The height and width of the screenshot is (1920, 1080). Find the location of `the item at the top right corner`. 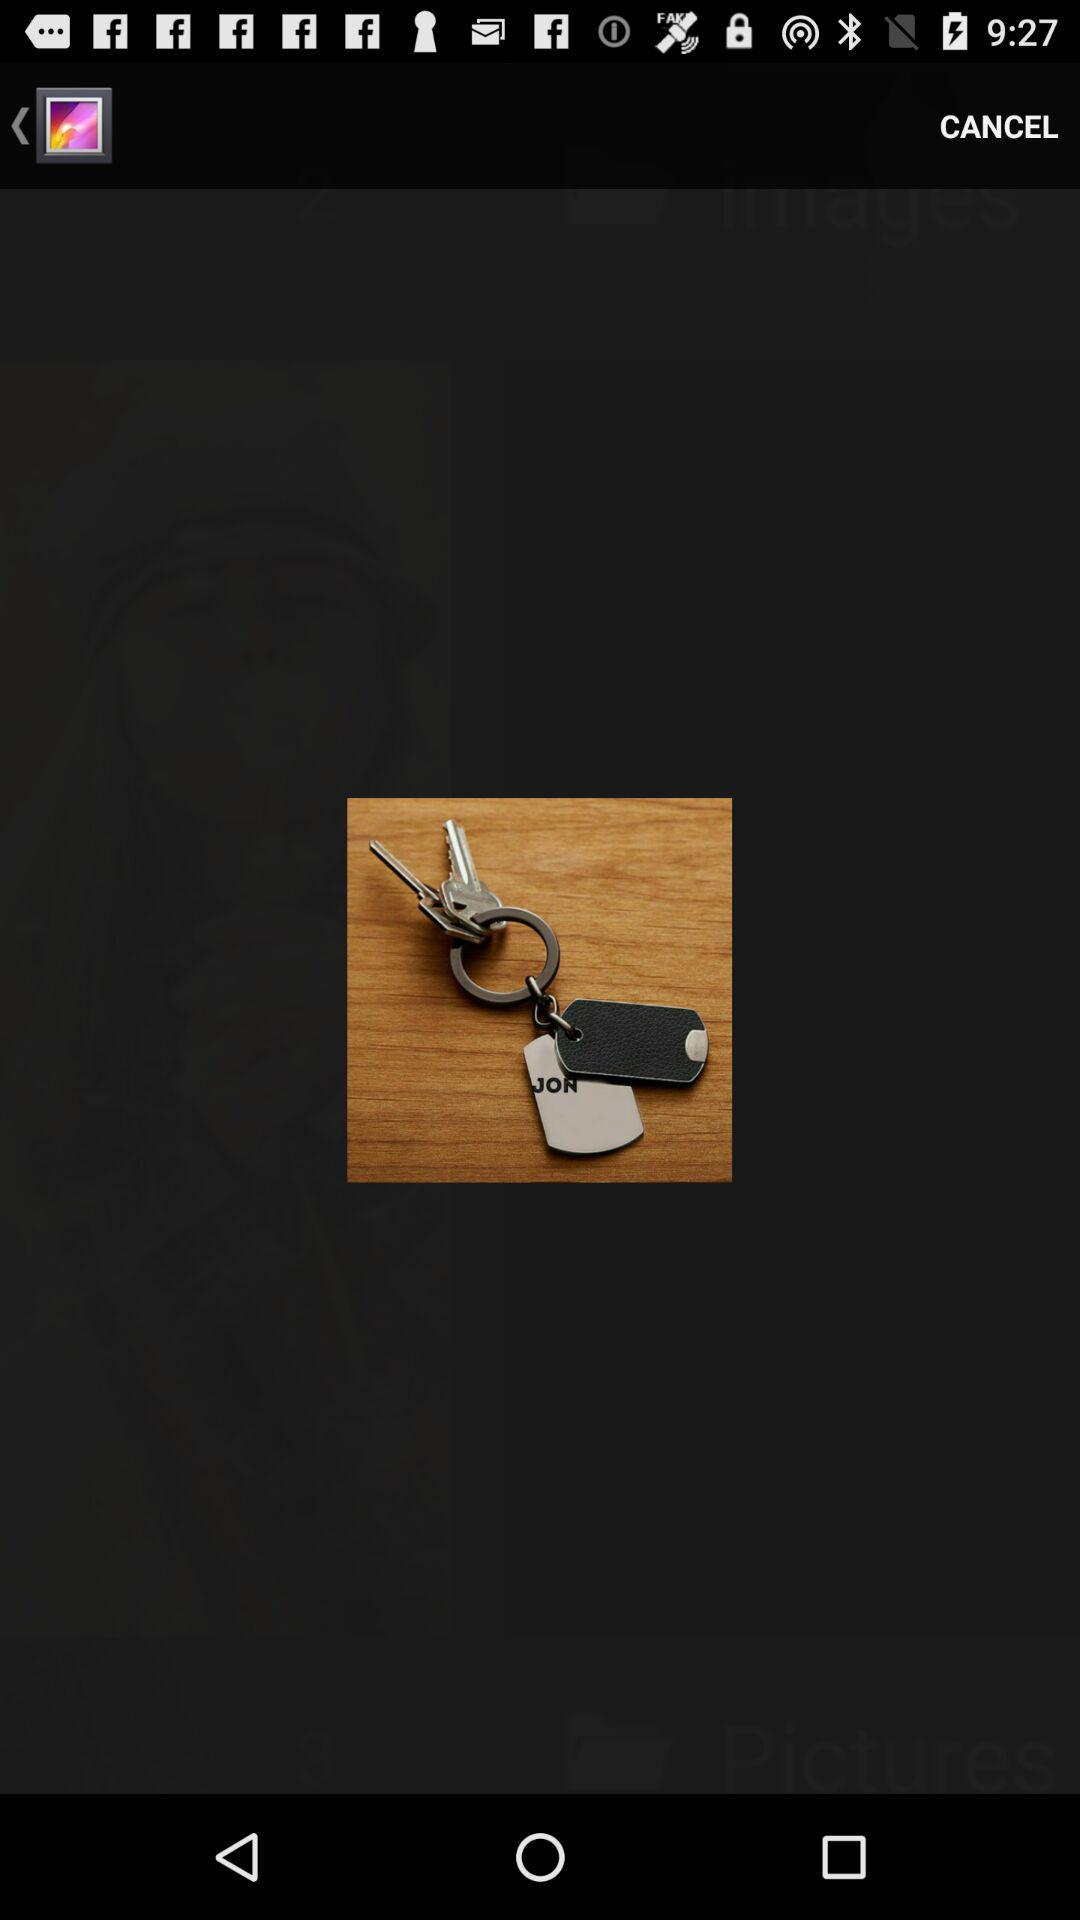

the item at the top right corner is located at coordinates (999, 124).